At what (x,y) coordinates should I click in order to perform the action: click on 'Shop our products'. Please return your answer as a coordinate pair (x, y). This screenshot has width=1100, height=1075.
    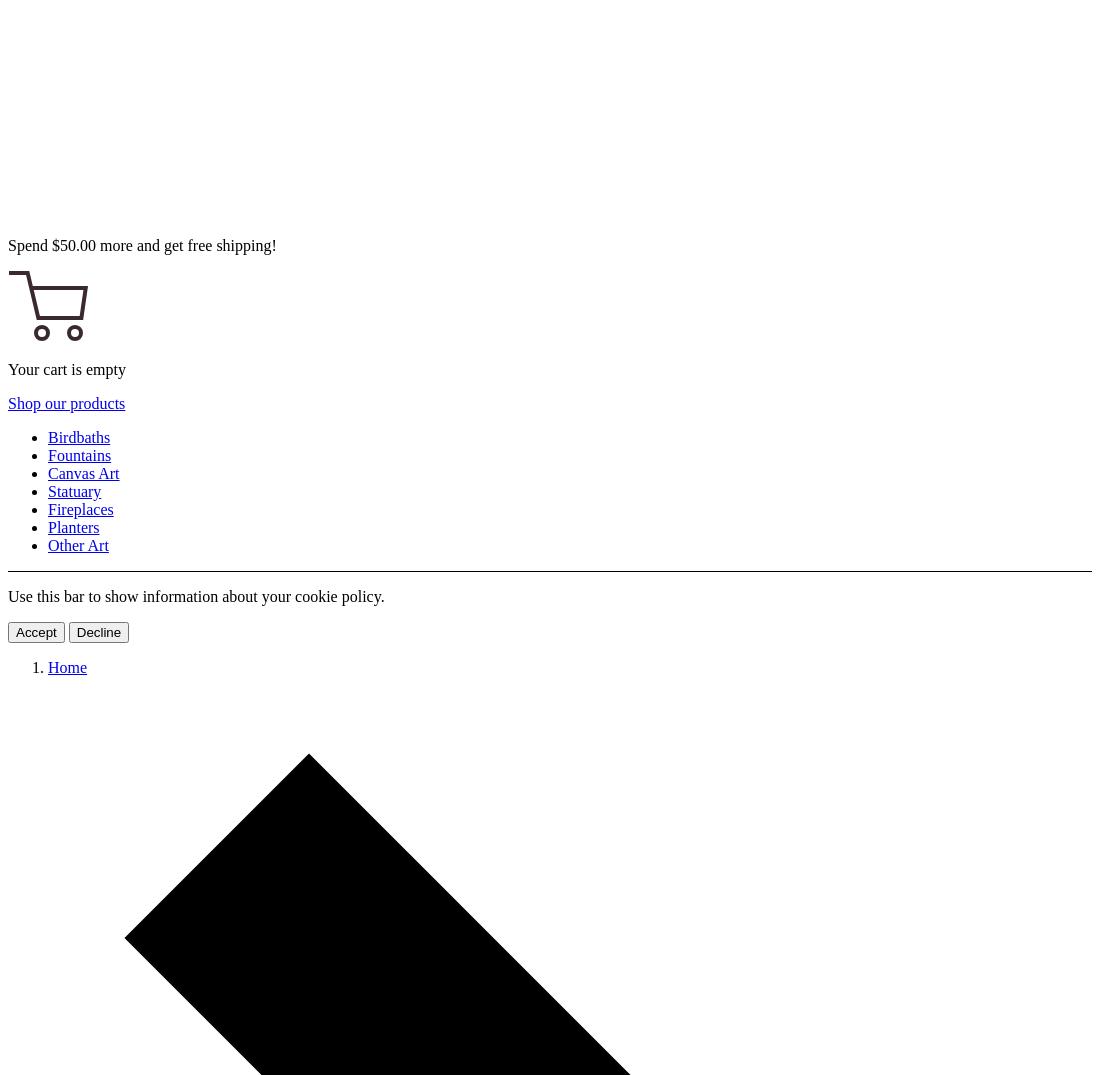
    Looking at the image, I should click on (65, 402).